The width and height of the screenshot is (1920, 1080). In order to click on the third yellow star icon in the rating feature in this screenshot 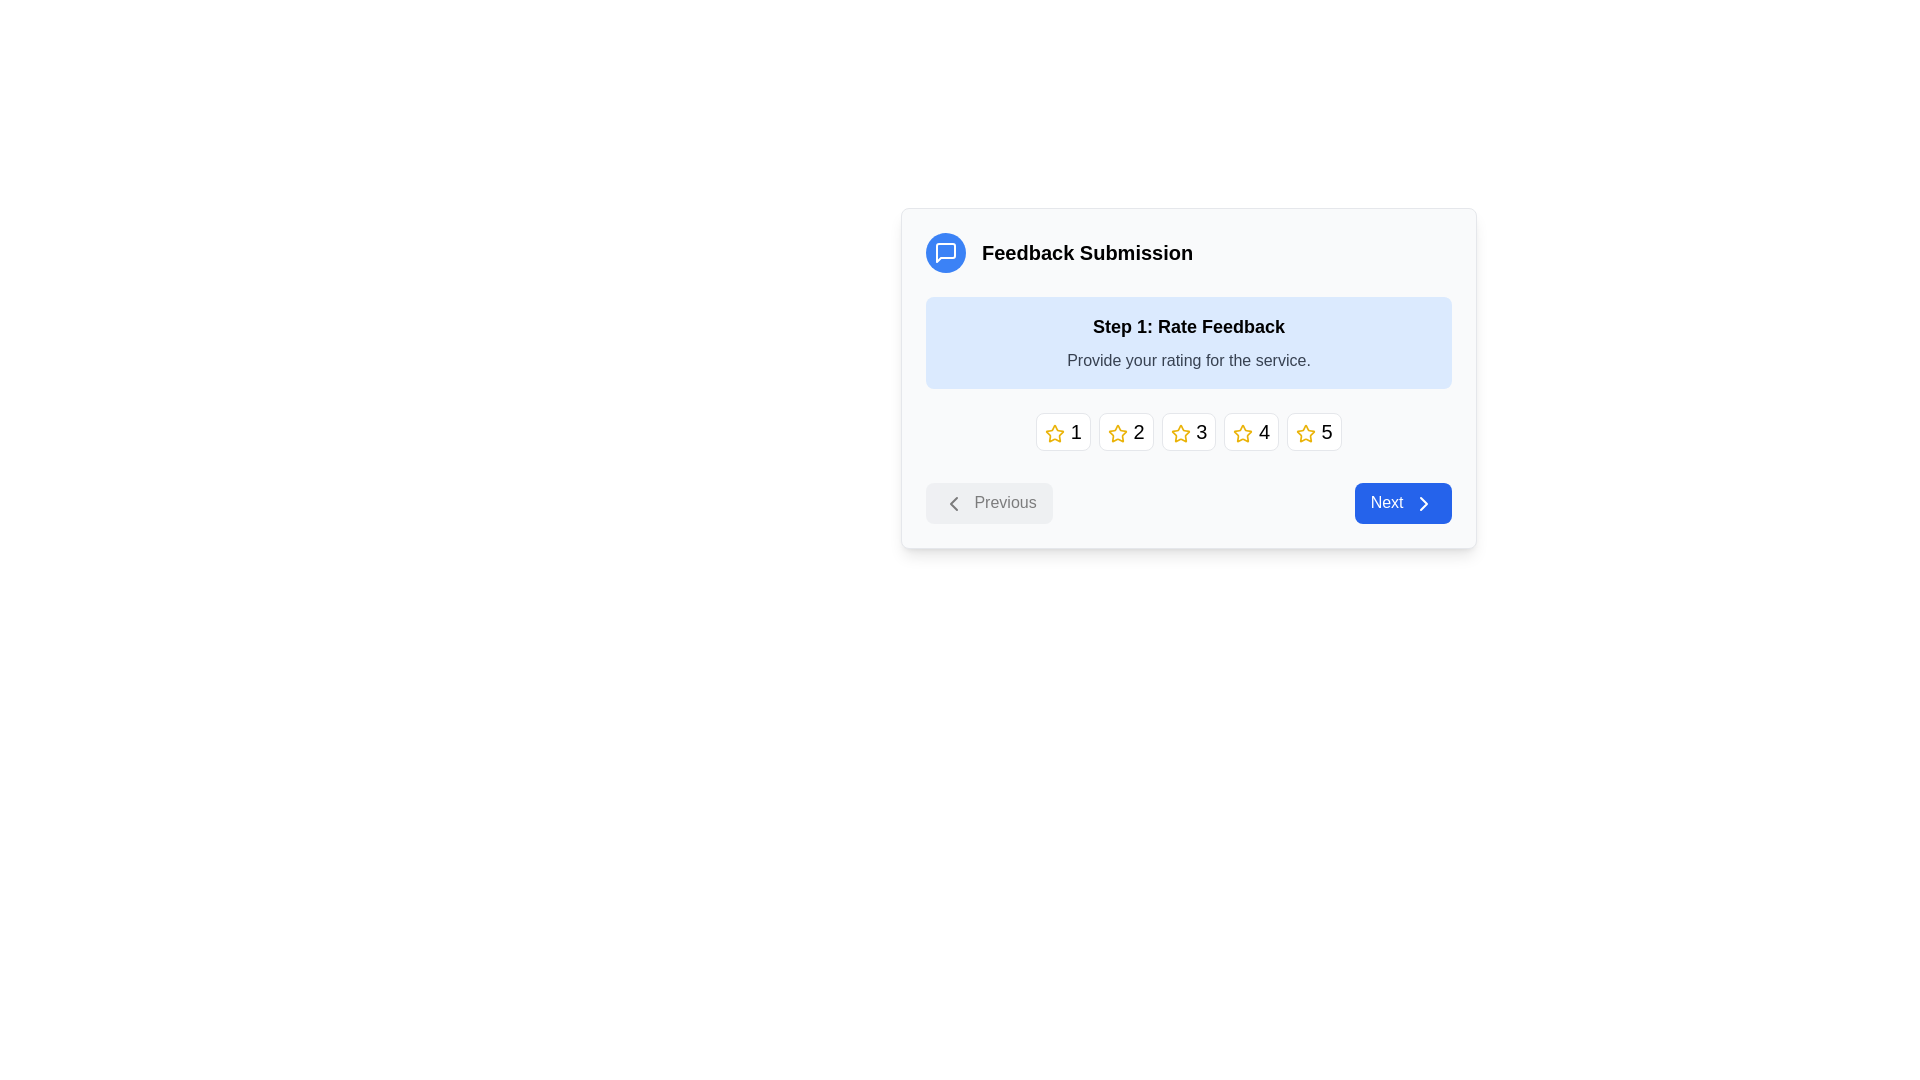, I will do `click(1180, 432)`.